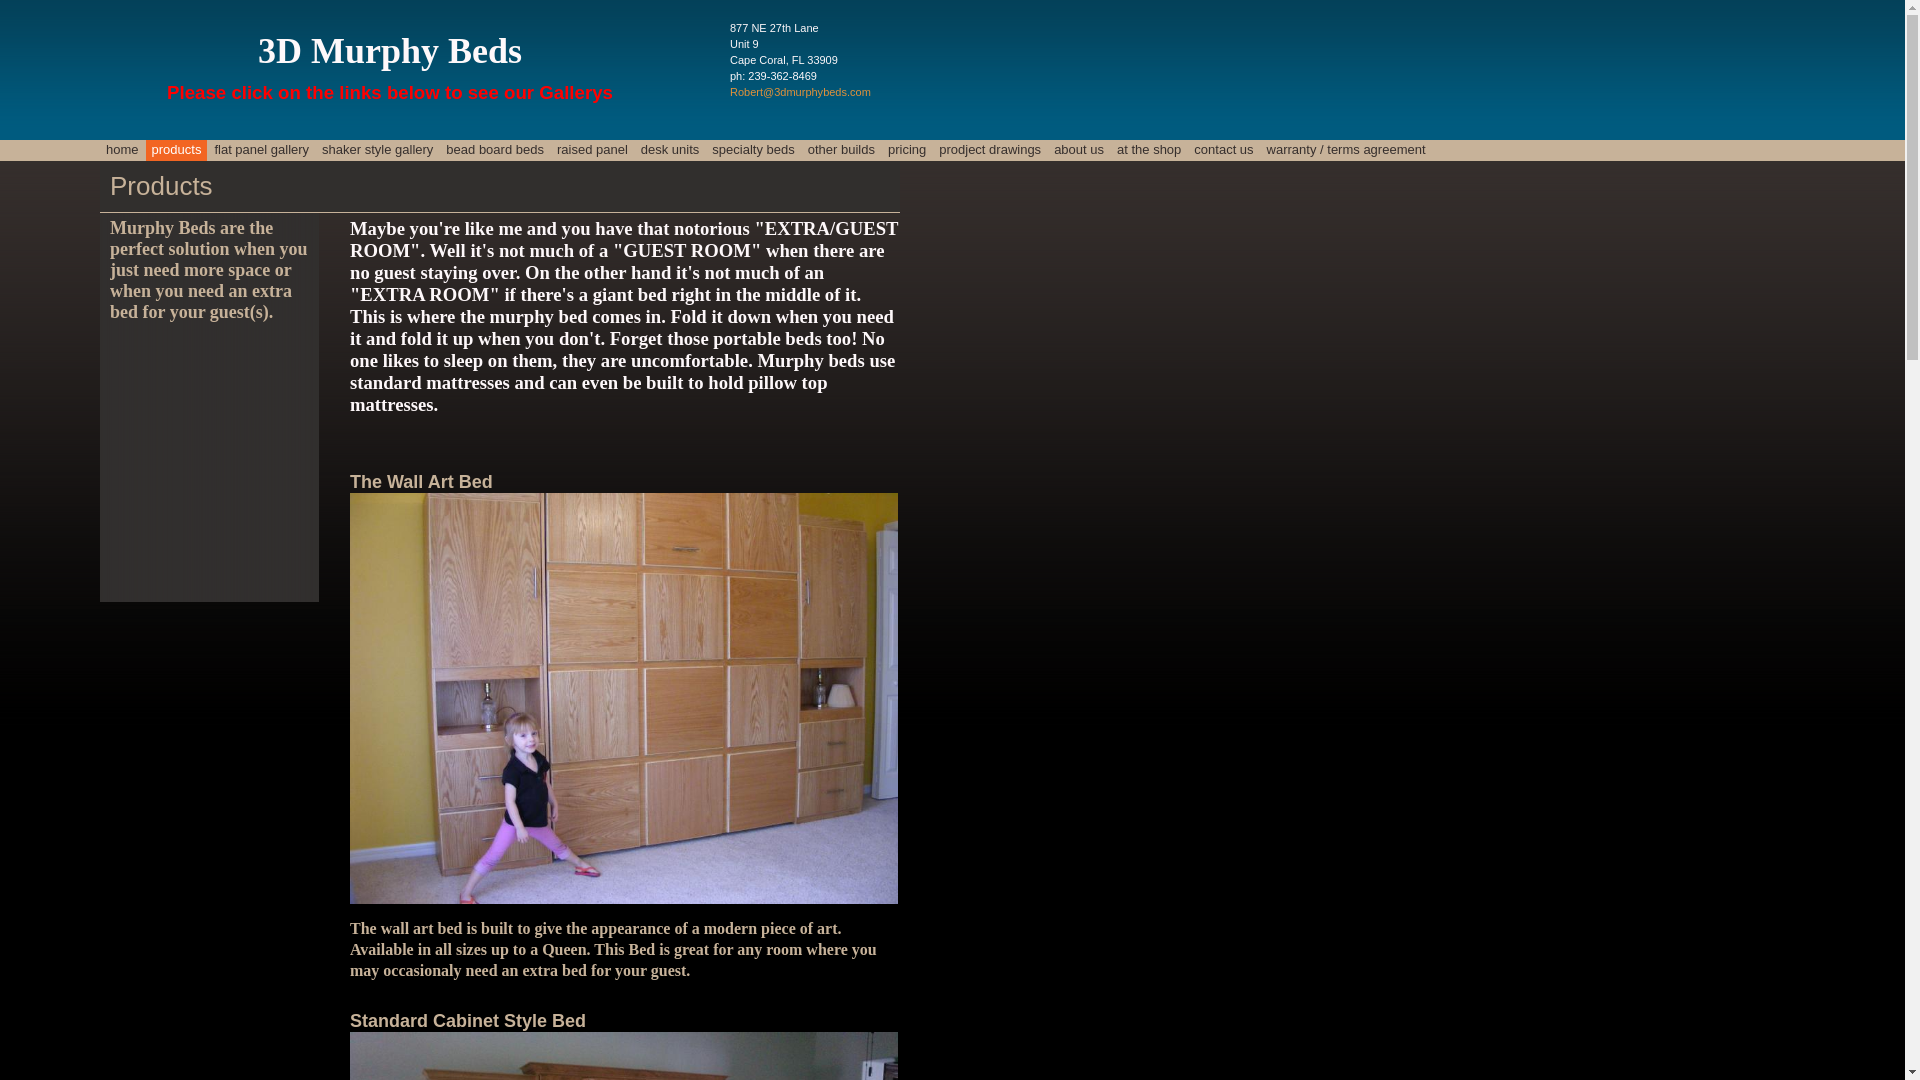  Describe the element at coordinates (315, 149) in the screenshot. I see `'shaker style gallery'` at that location.